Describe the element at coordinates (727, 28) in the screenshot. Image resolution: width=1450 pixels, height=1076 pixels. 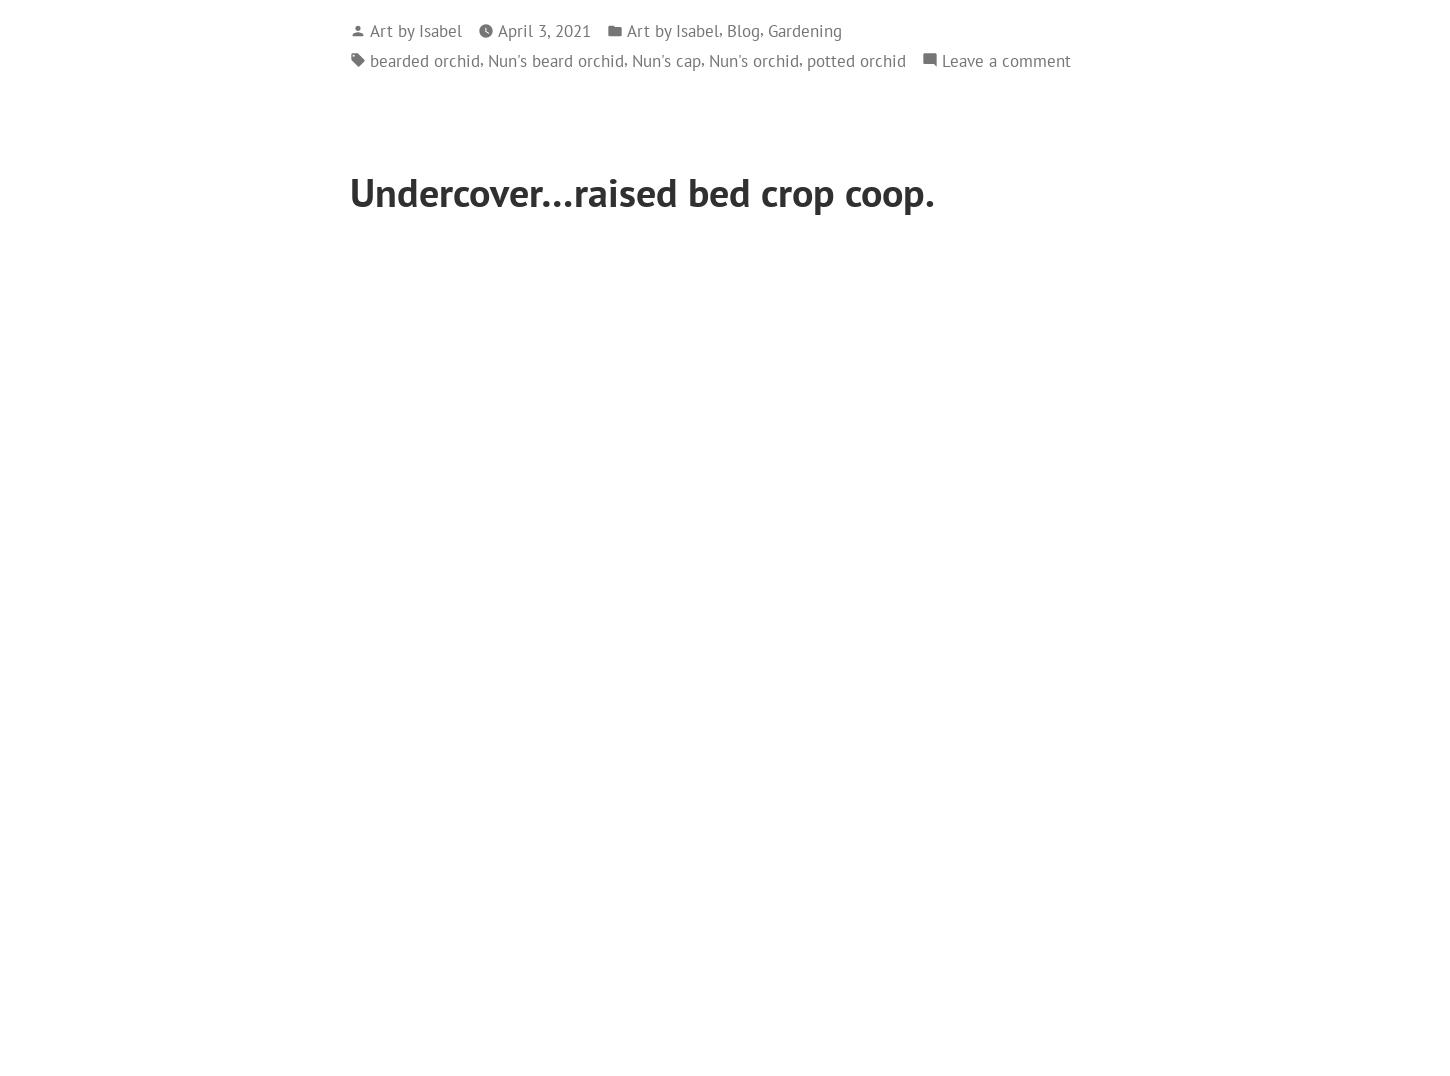
I see `'Blog'` at that location.